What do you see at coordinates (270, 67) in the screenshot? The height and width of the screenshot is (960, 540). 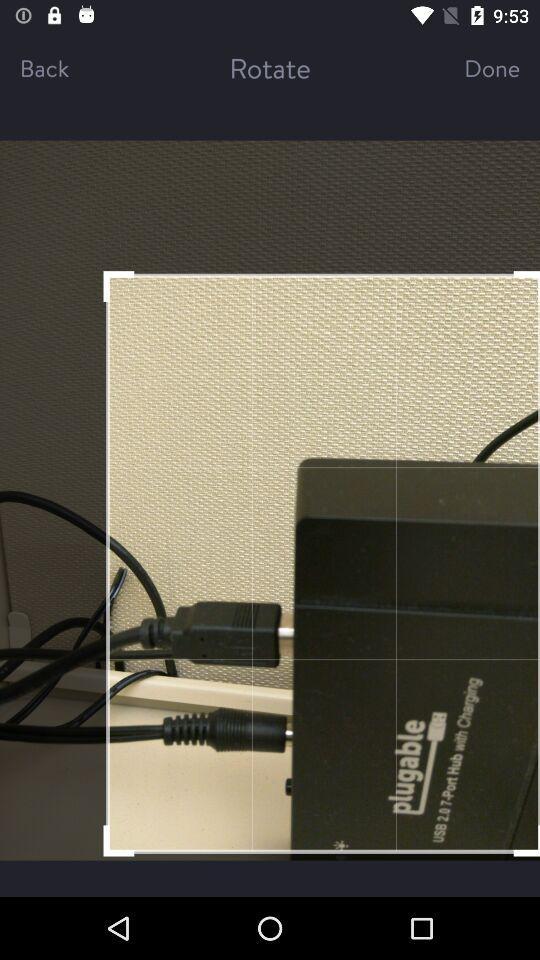 I see `the item next to done` at bounding box center [270, 67].